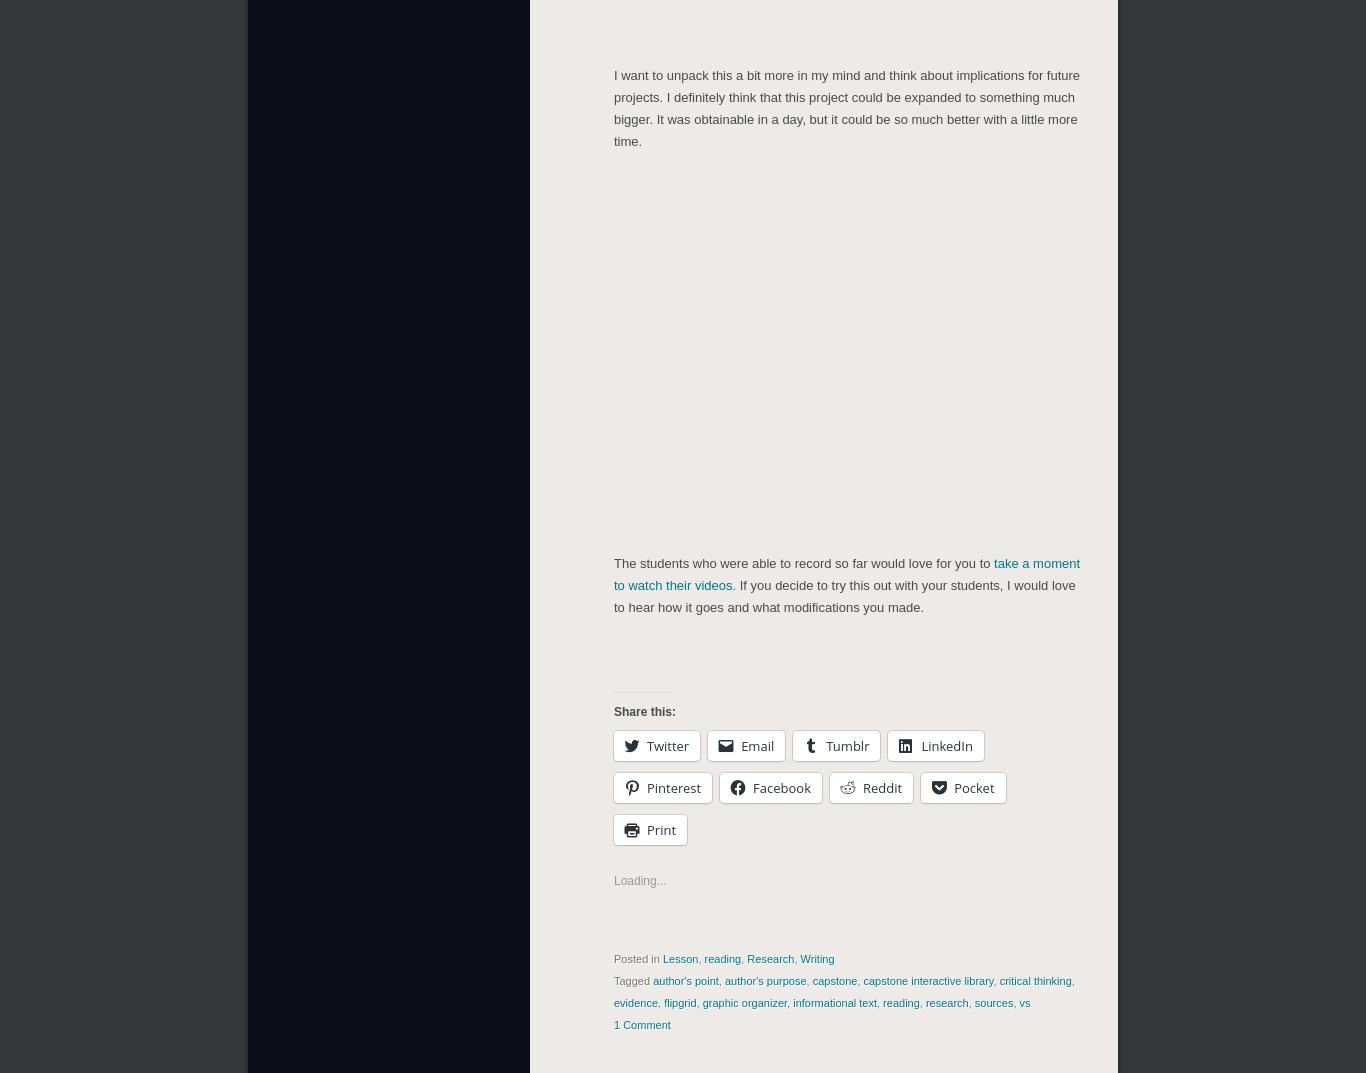 Image resolution: width=1366 pixels, height=1073 pixels. Describe the element at coordinates (635, 1000) in the screenshot. I see `'evidence'` at that location.